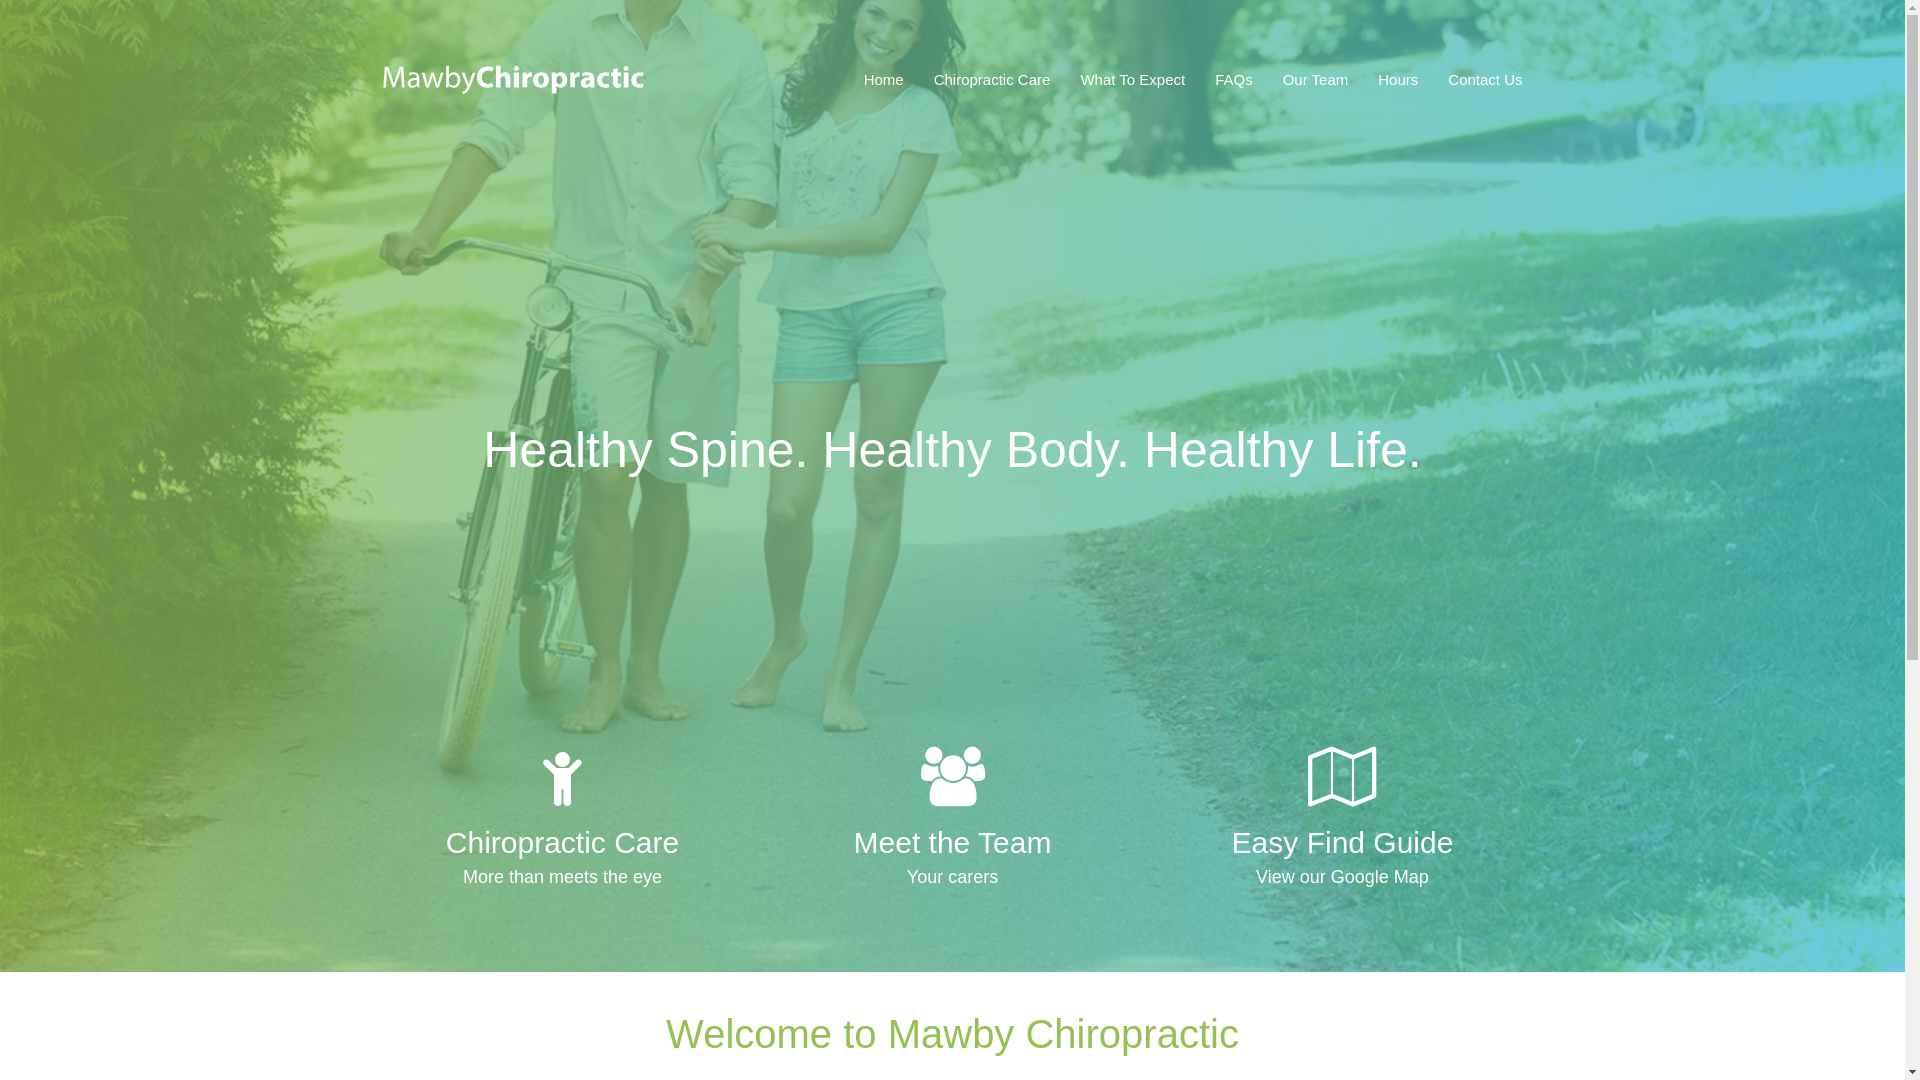 This screenshot has height=1080, width=1920. I want to click on 'Home', so click(890, 79).